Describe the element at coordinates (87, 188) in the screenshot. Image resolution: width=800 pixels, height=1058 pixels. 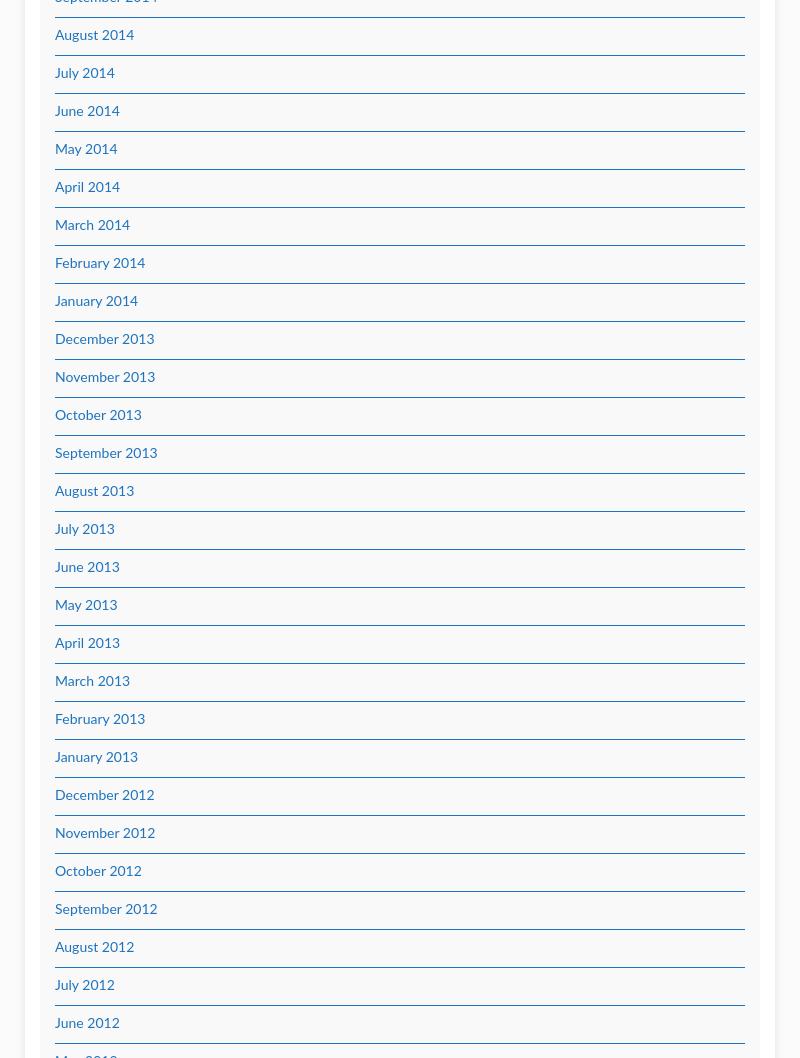
I see `'April 2014'` at that location.